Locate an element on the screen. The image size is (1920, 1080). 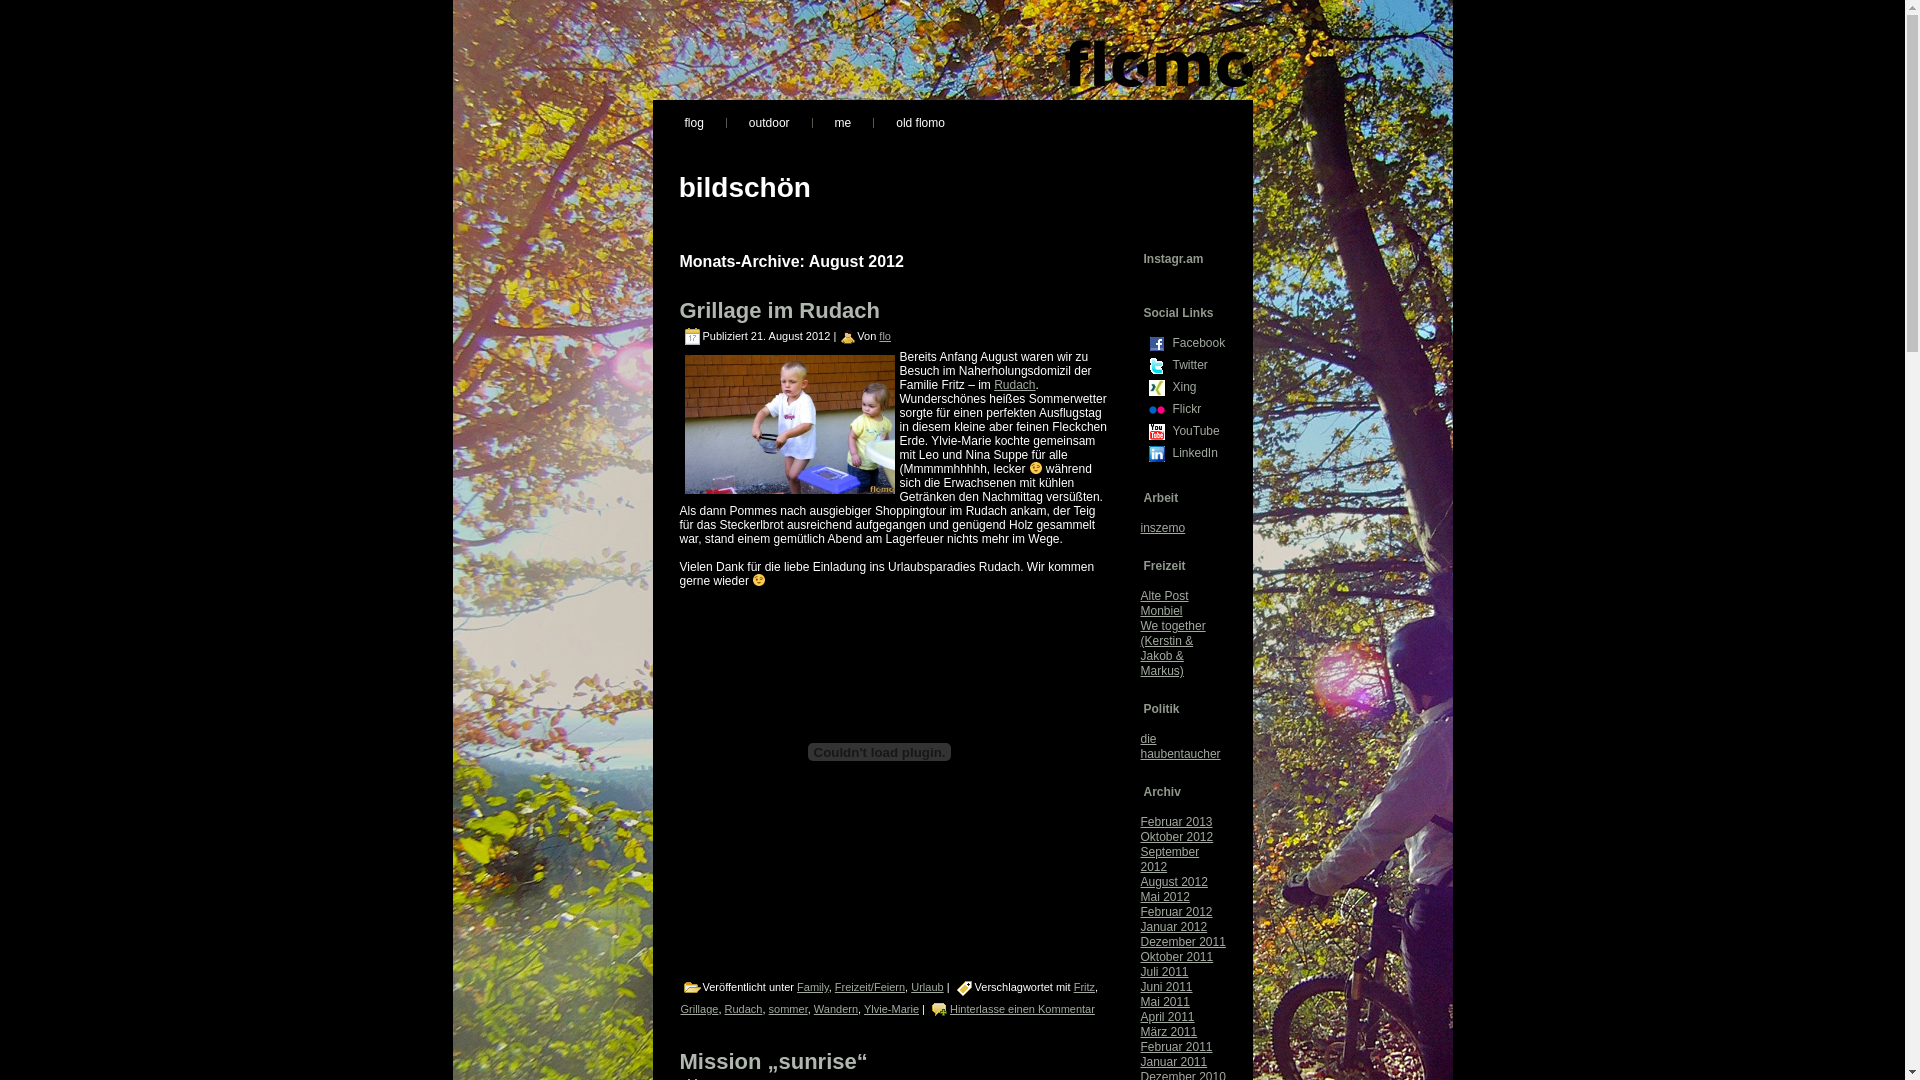
'YouTube' is located at coordinates (1198, 430).